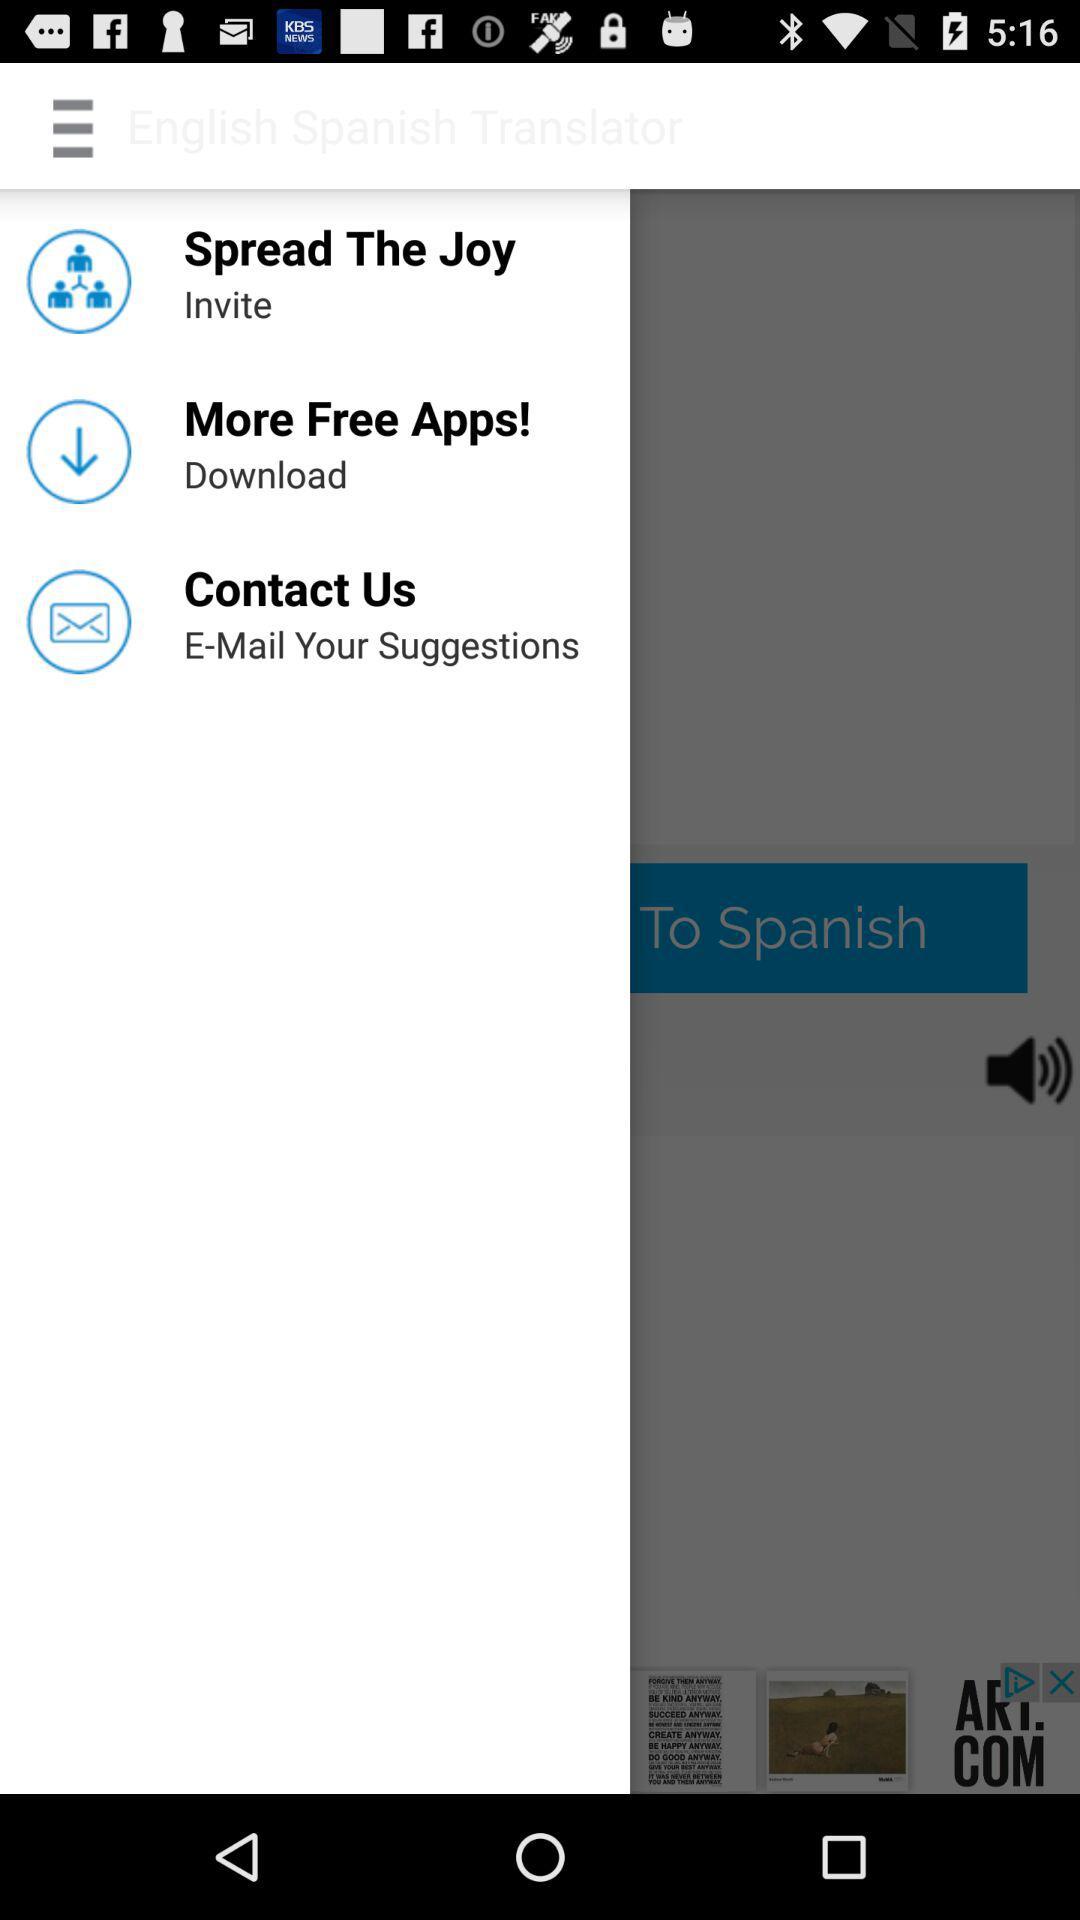 This screenshot has height=1920, width=1080. What do you see at coordinates (1015, 1146) in the screenshot?
I see `the volume icon` at bounding box center [1015, 1146].